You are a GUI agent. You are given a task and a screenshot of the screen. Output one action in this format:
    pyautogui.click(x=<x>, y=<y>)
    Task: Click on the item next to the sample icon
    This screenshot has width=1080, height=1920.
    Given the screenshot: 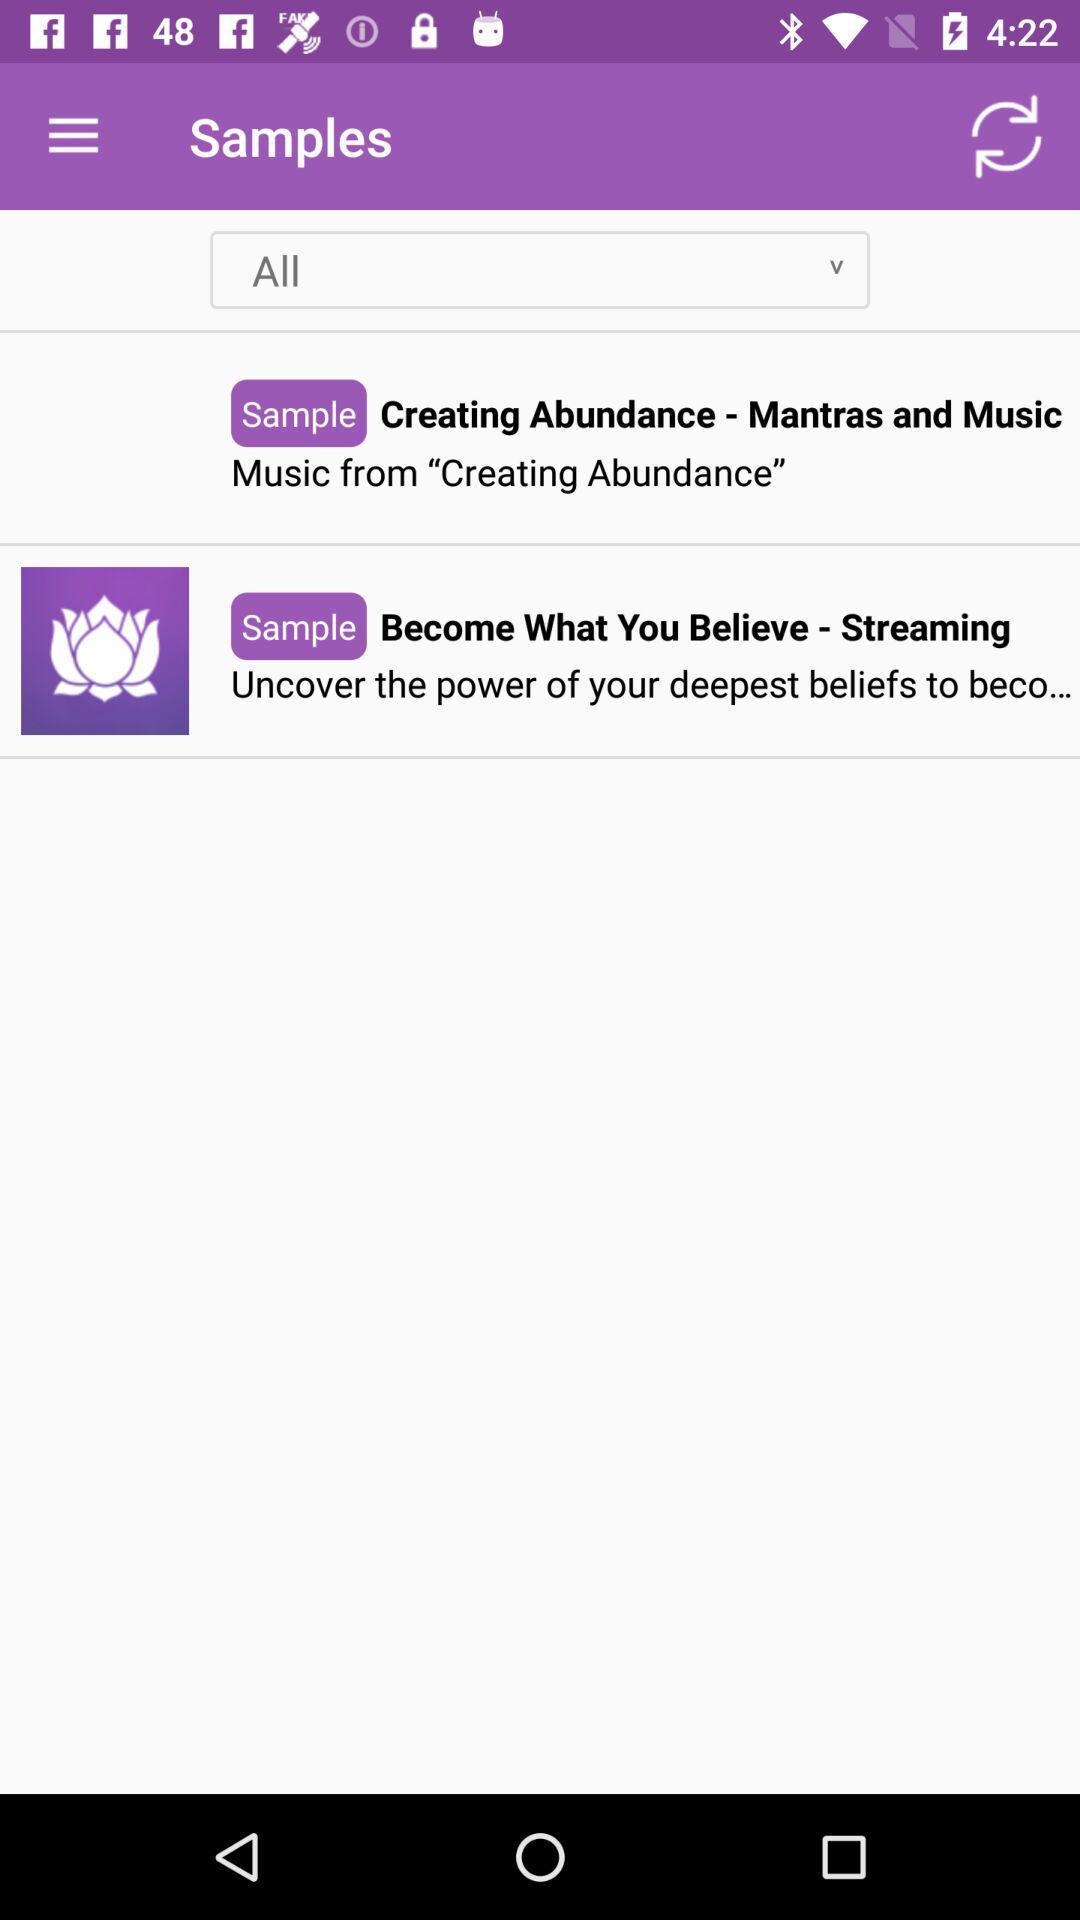 What is the action you would take?
    pyautogui.click(x=694, y=625)
    